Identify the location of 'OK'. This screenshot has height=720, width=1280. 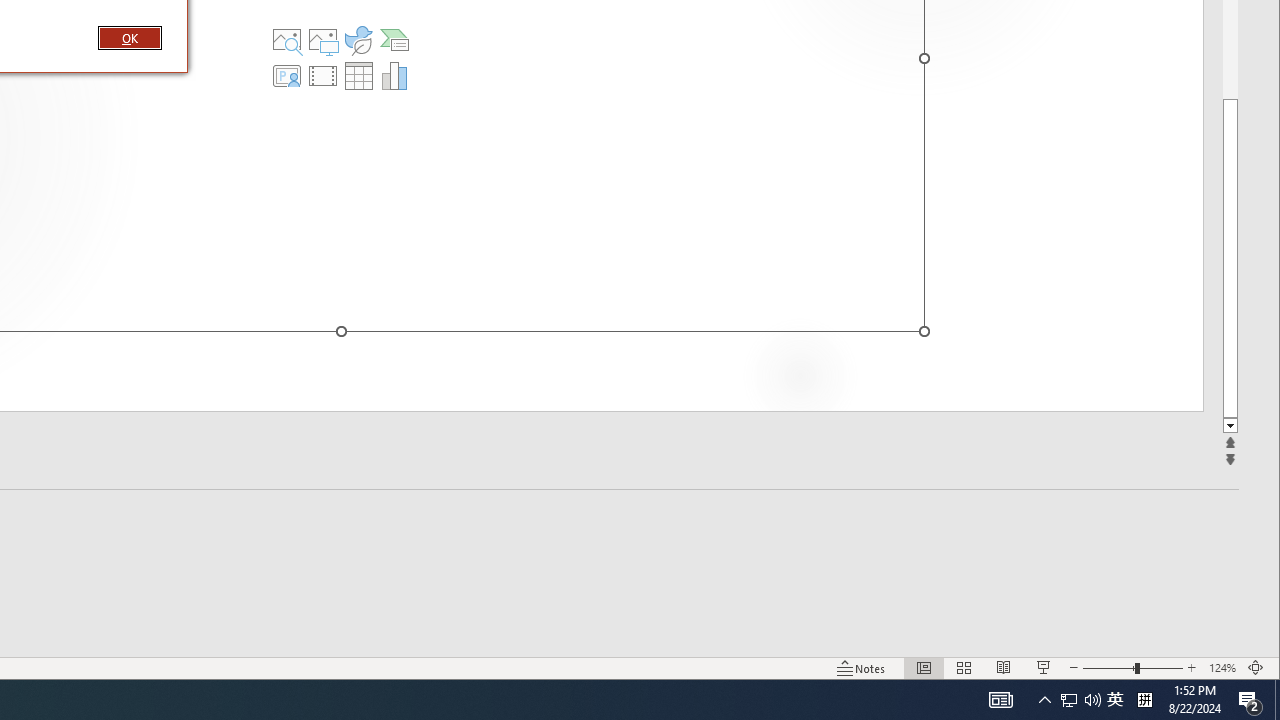
(129, 37).